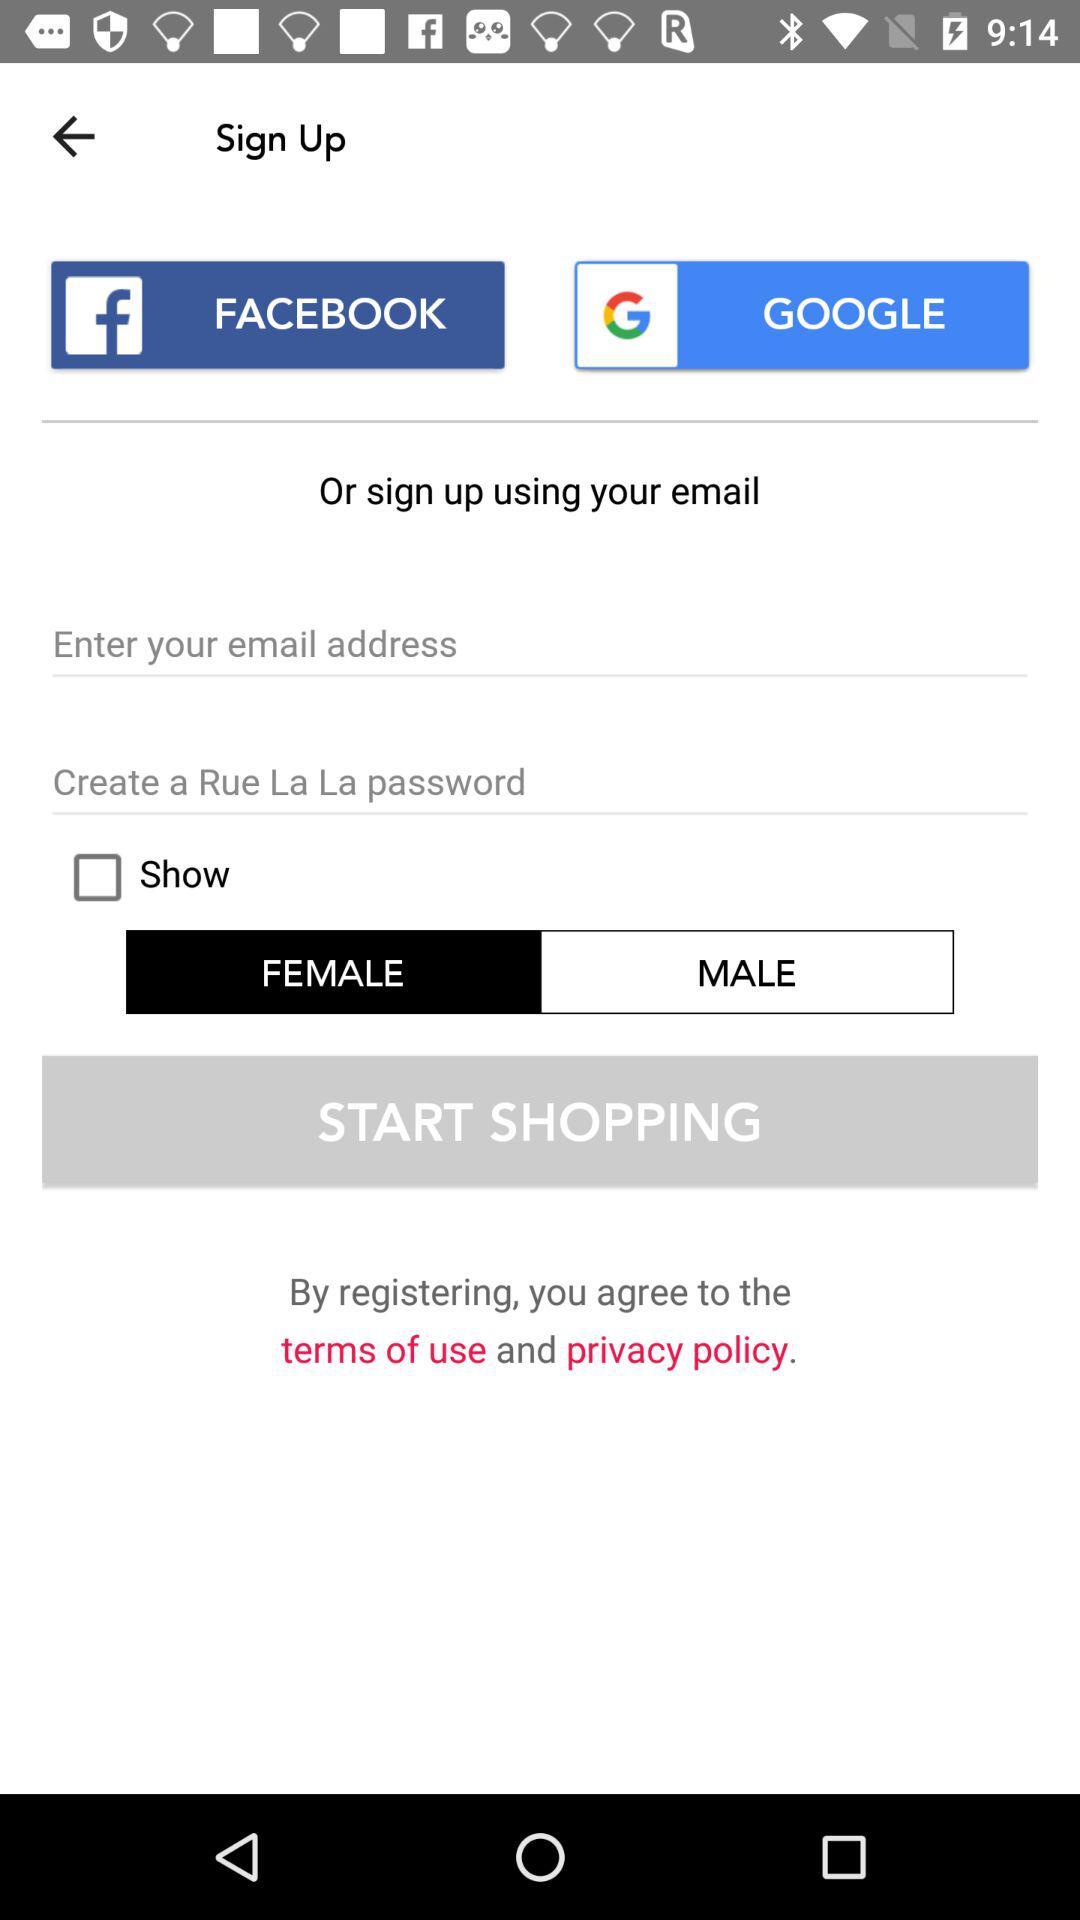 The image size is (1080, 1920). Describe the element at coordinates (277, 314) in the screenshot. I see `facebook` at that location.